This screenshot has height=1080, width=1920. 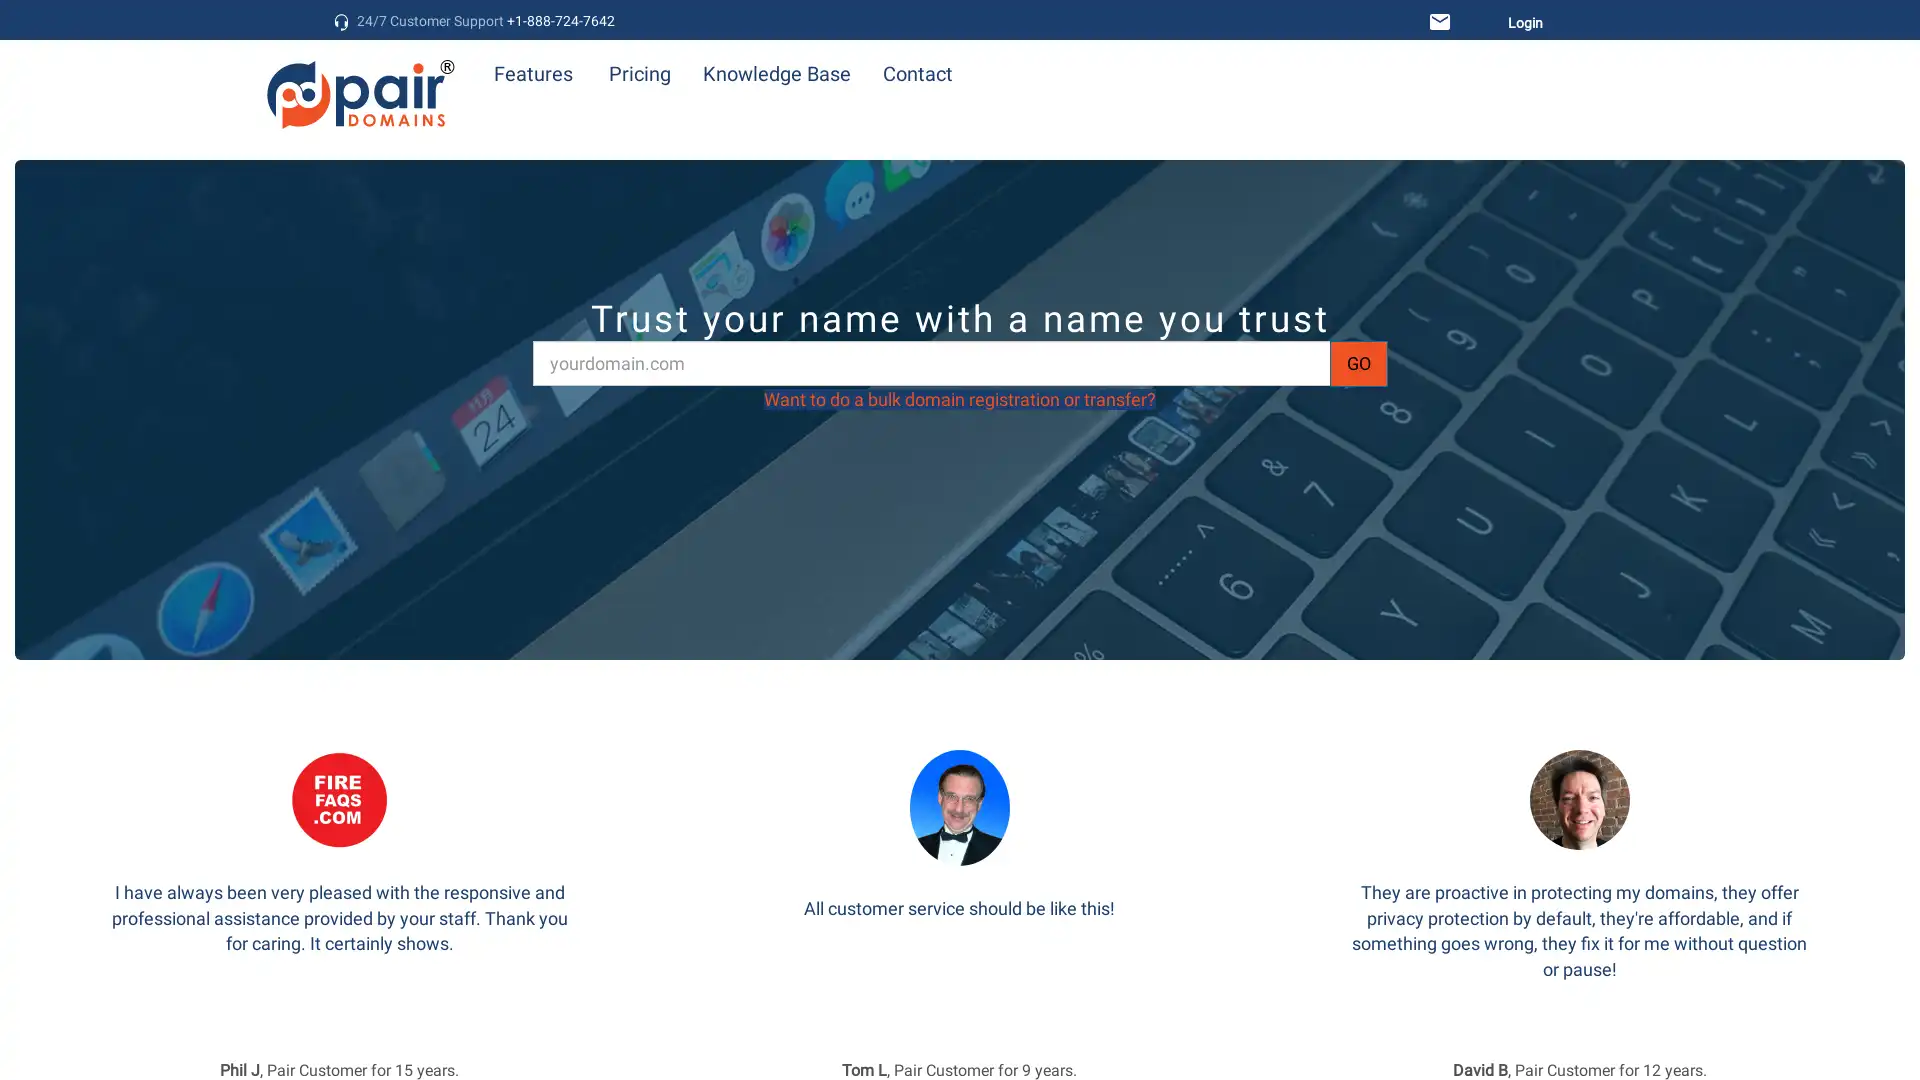 I want to click on GO, so click(x=1358, y=362).